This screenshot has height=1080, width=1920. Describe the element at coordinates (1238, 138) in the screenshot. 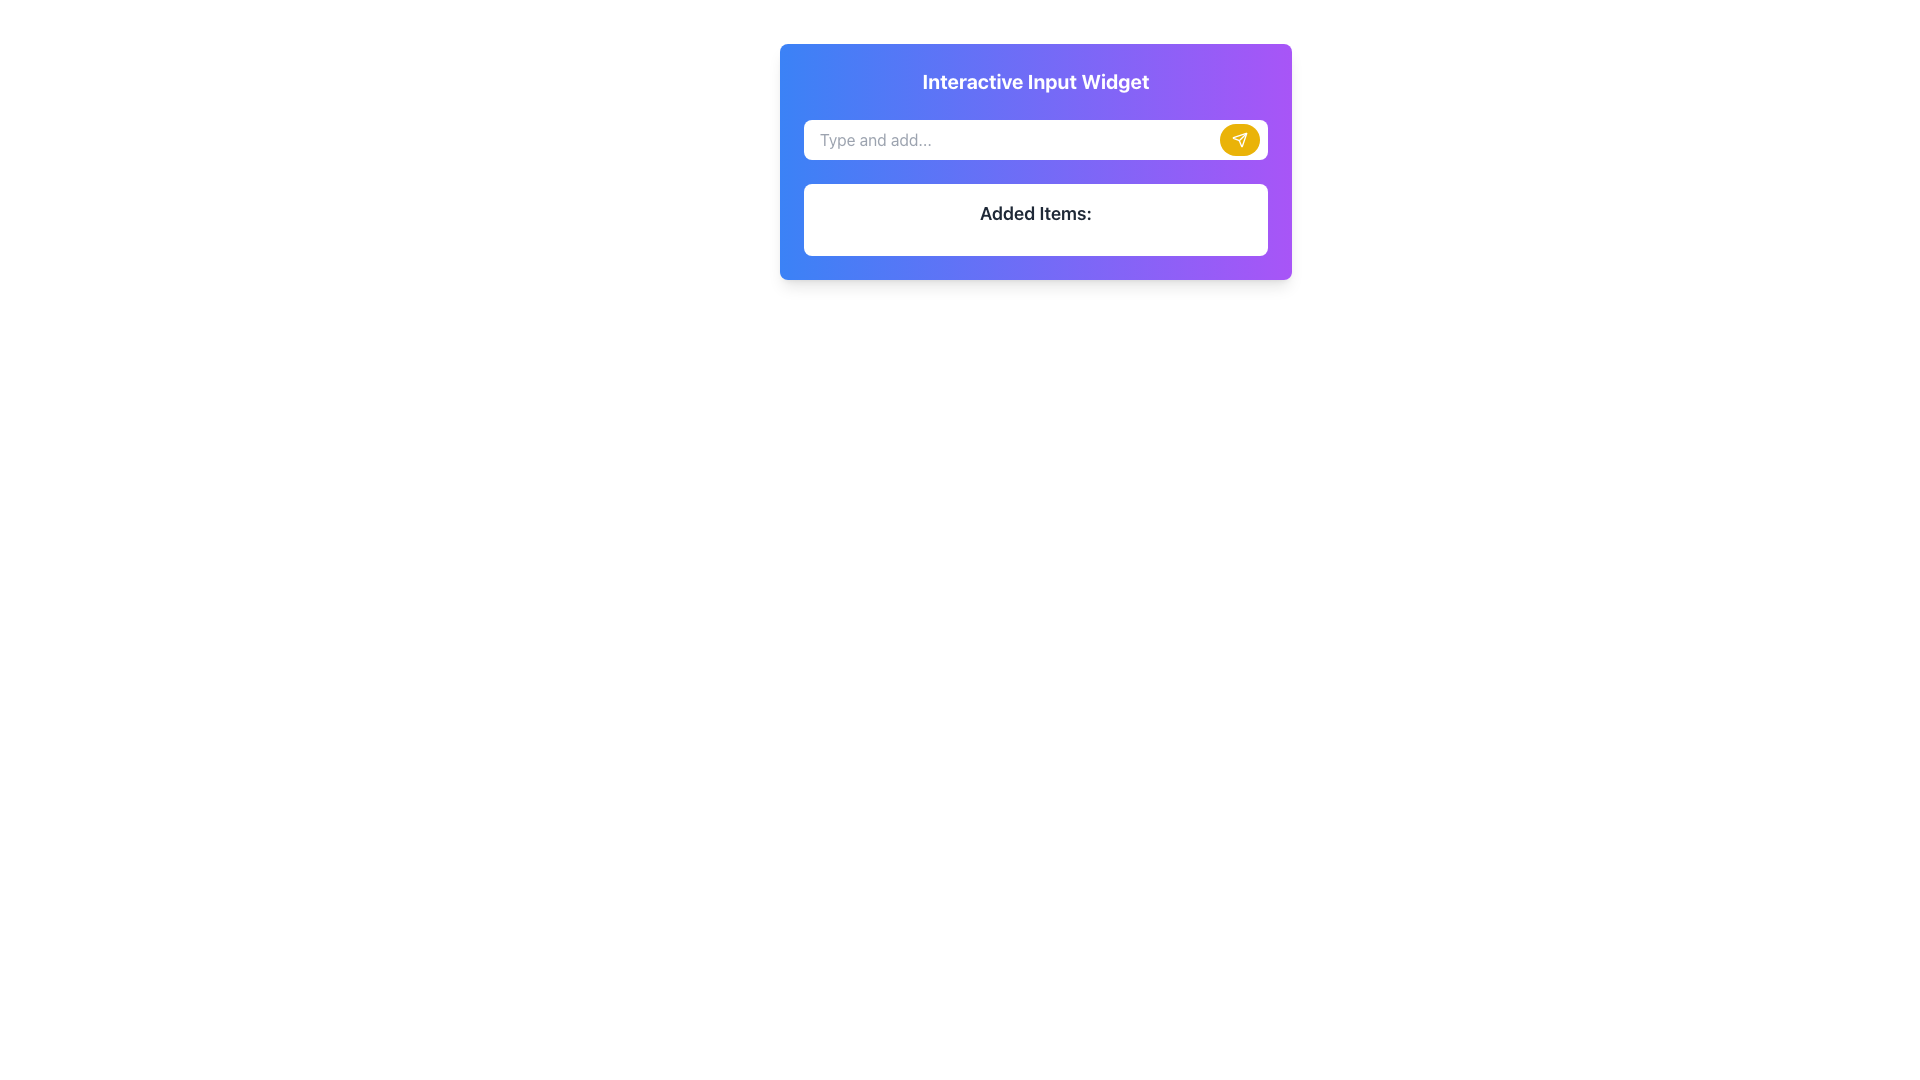

I see `the 'send' icon located at the center of the button` at that location.